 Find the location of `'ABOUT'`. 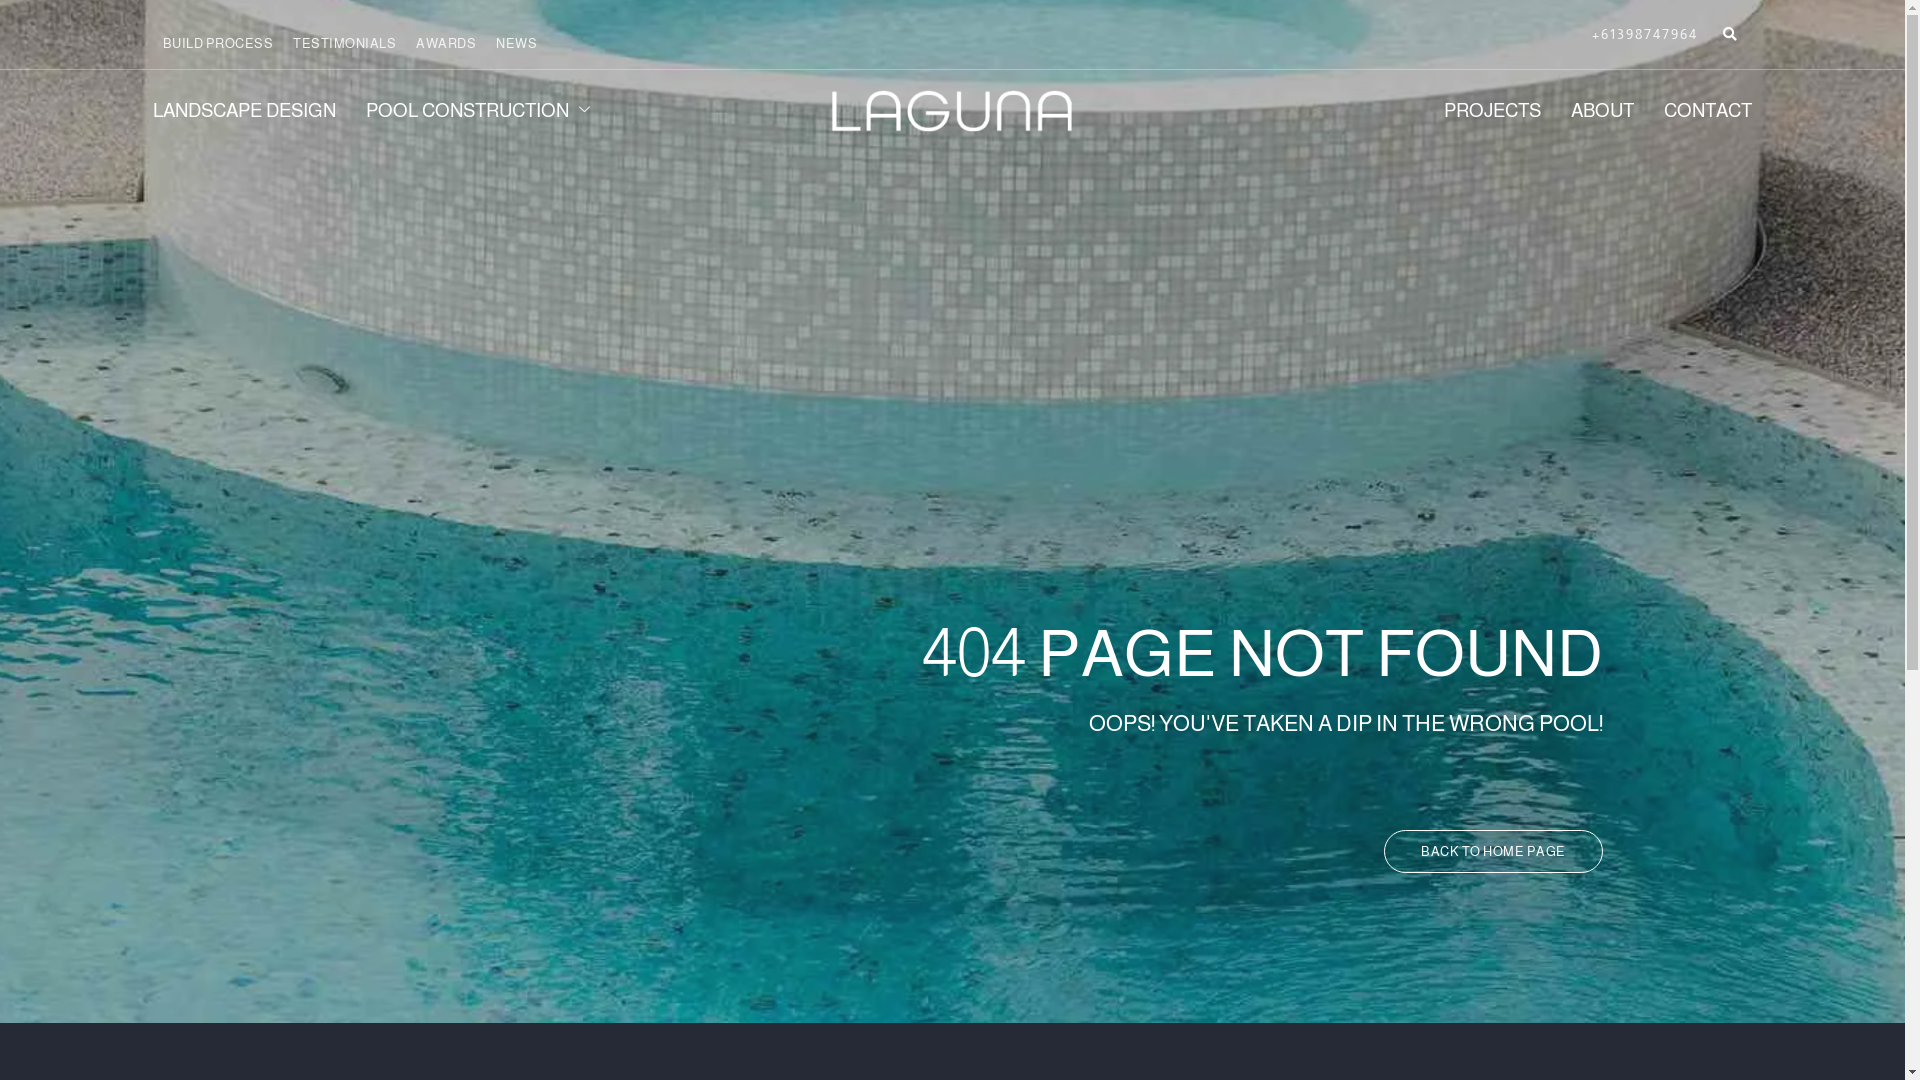

'ABOUT' is located at coordinates (1586, 111).